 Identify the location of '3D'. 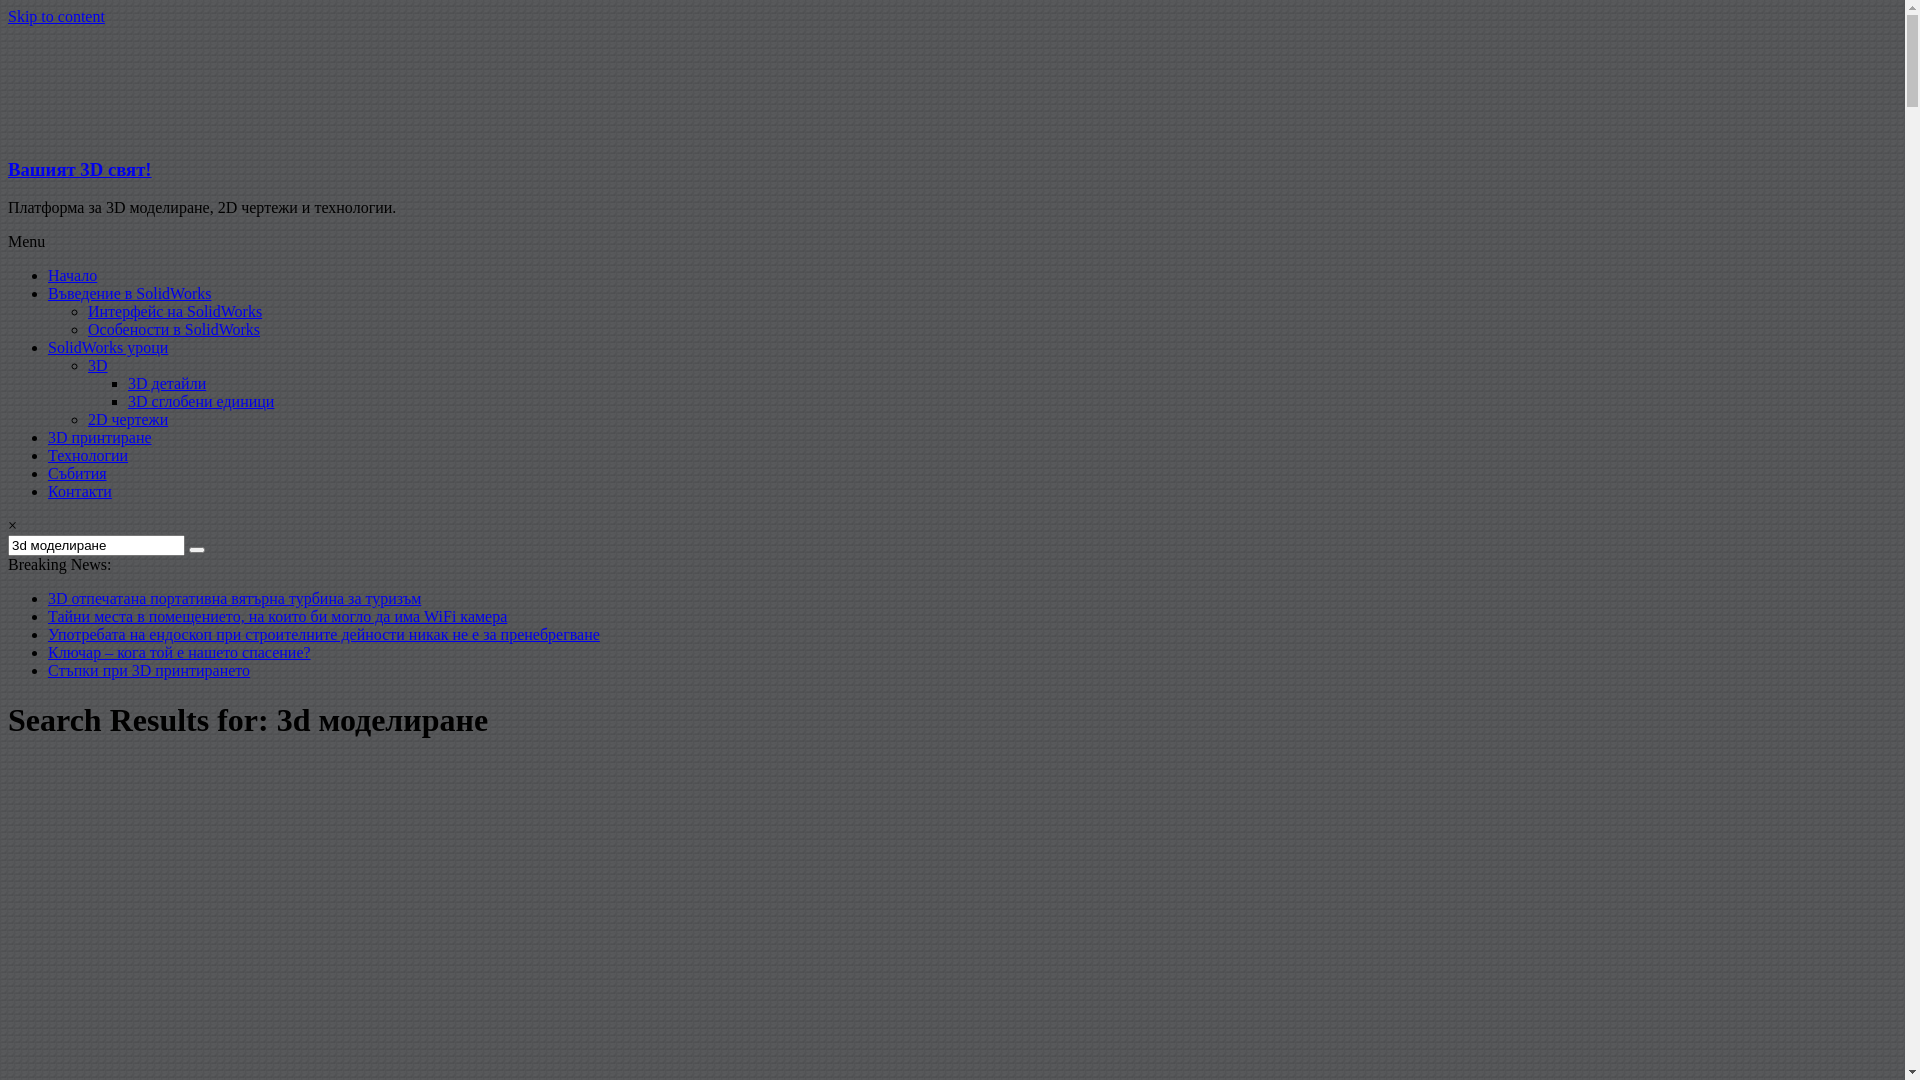
(96, 365).